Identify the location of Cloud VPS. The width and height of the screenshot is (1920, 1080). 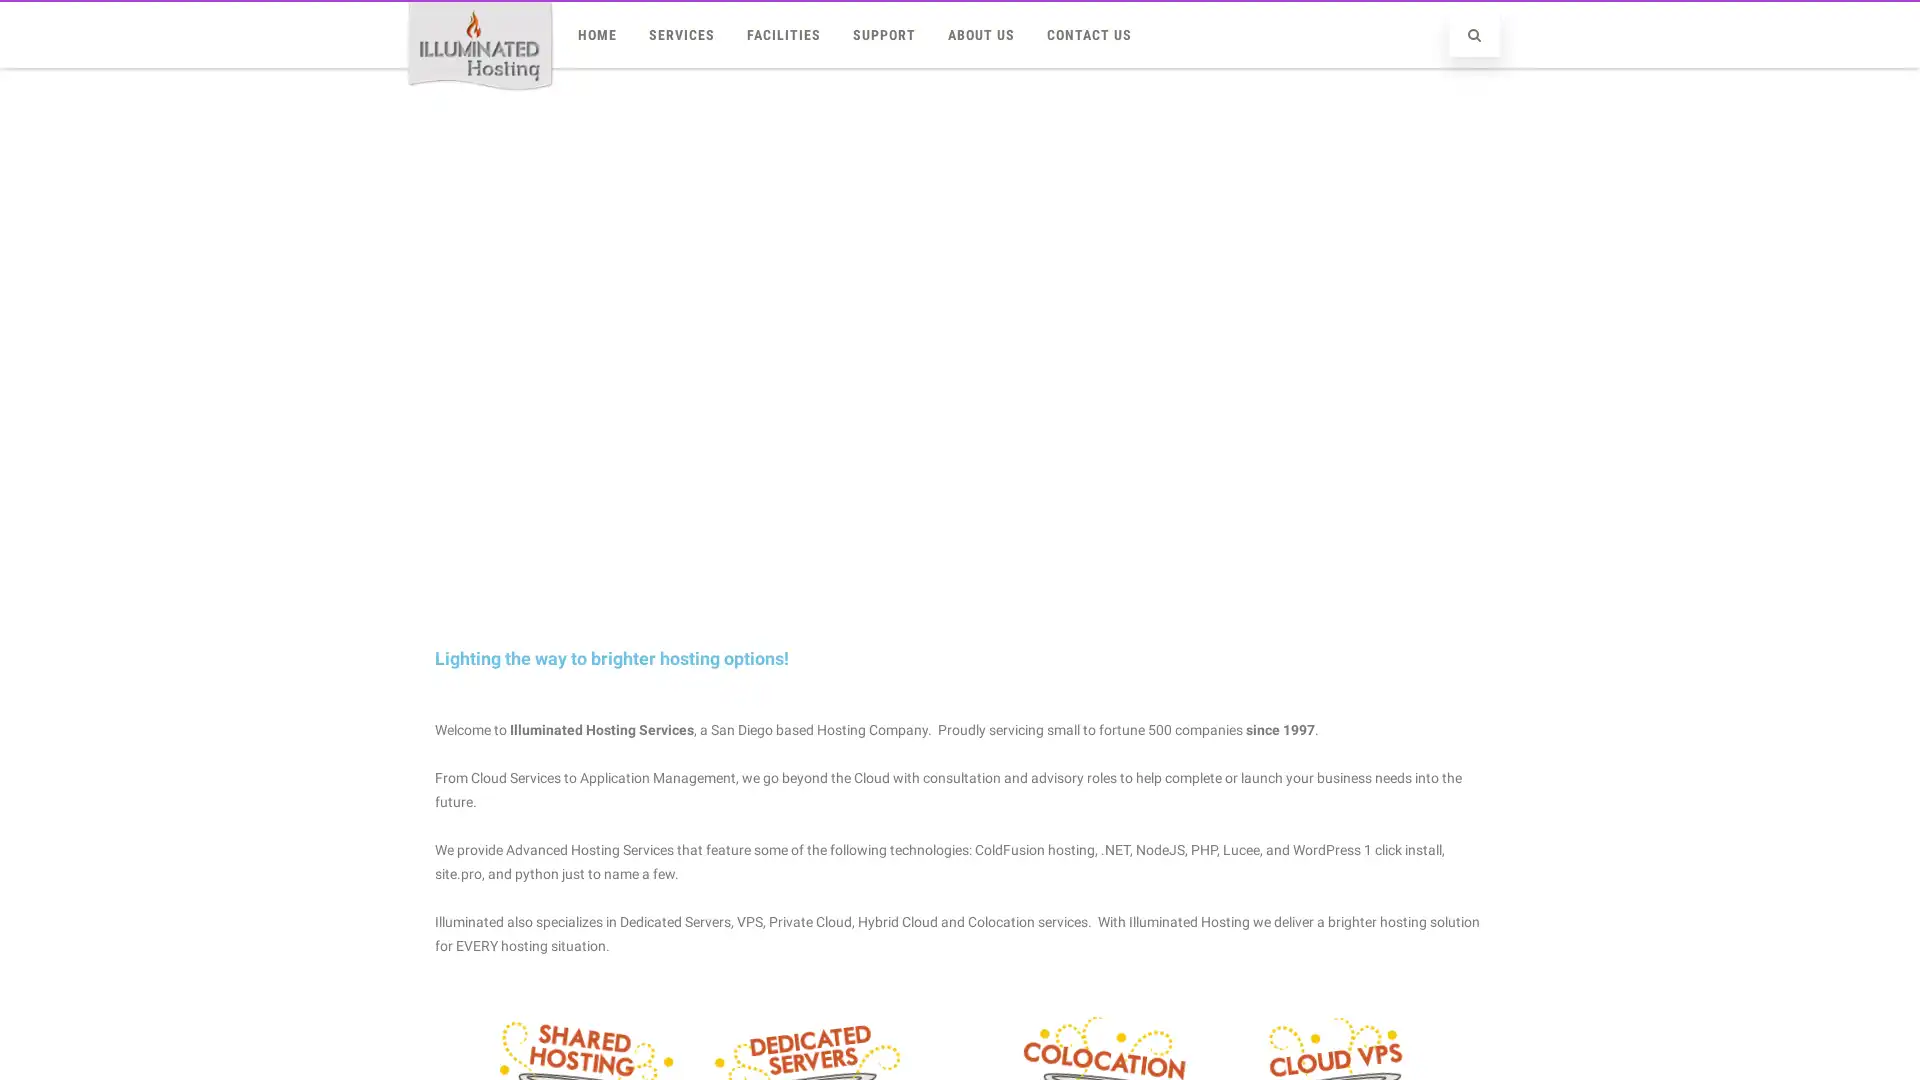
(931, 645).